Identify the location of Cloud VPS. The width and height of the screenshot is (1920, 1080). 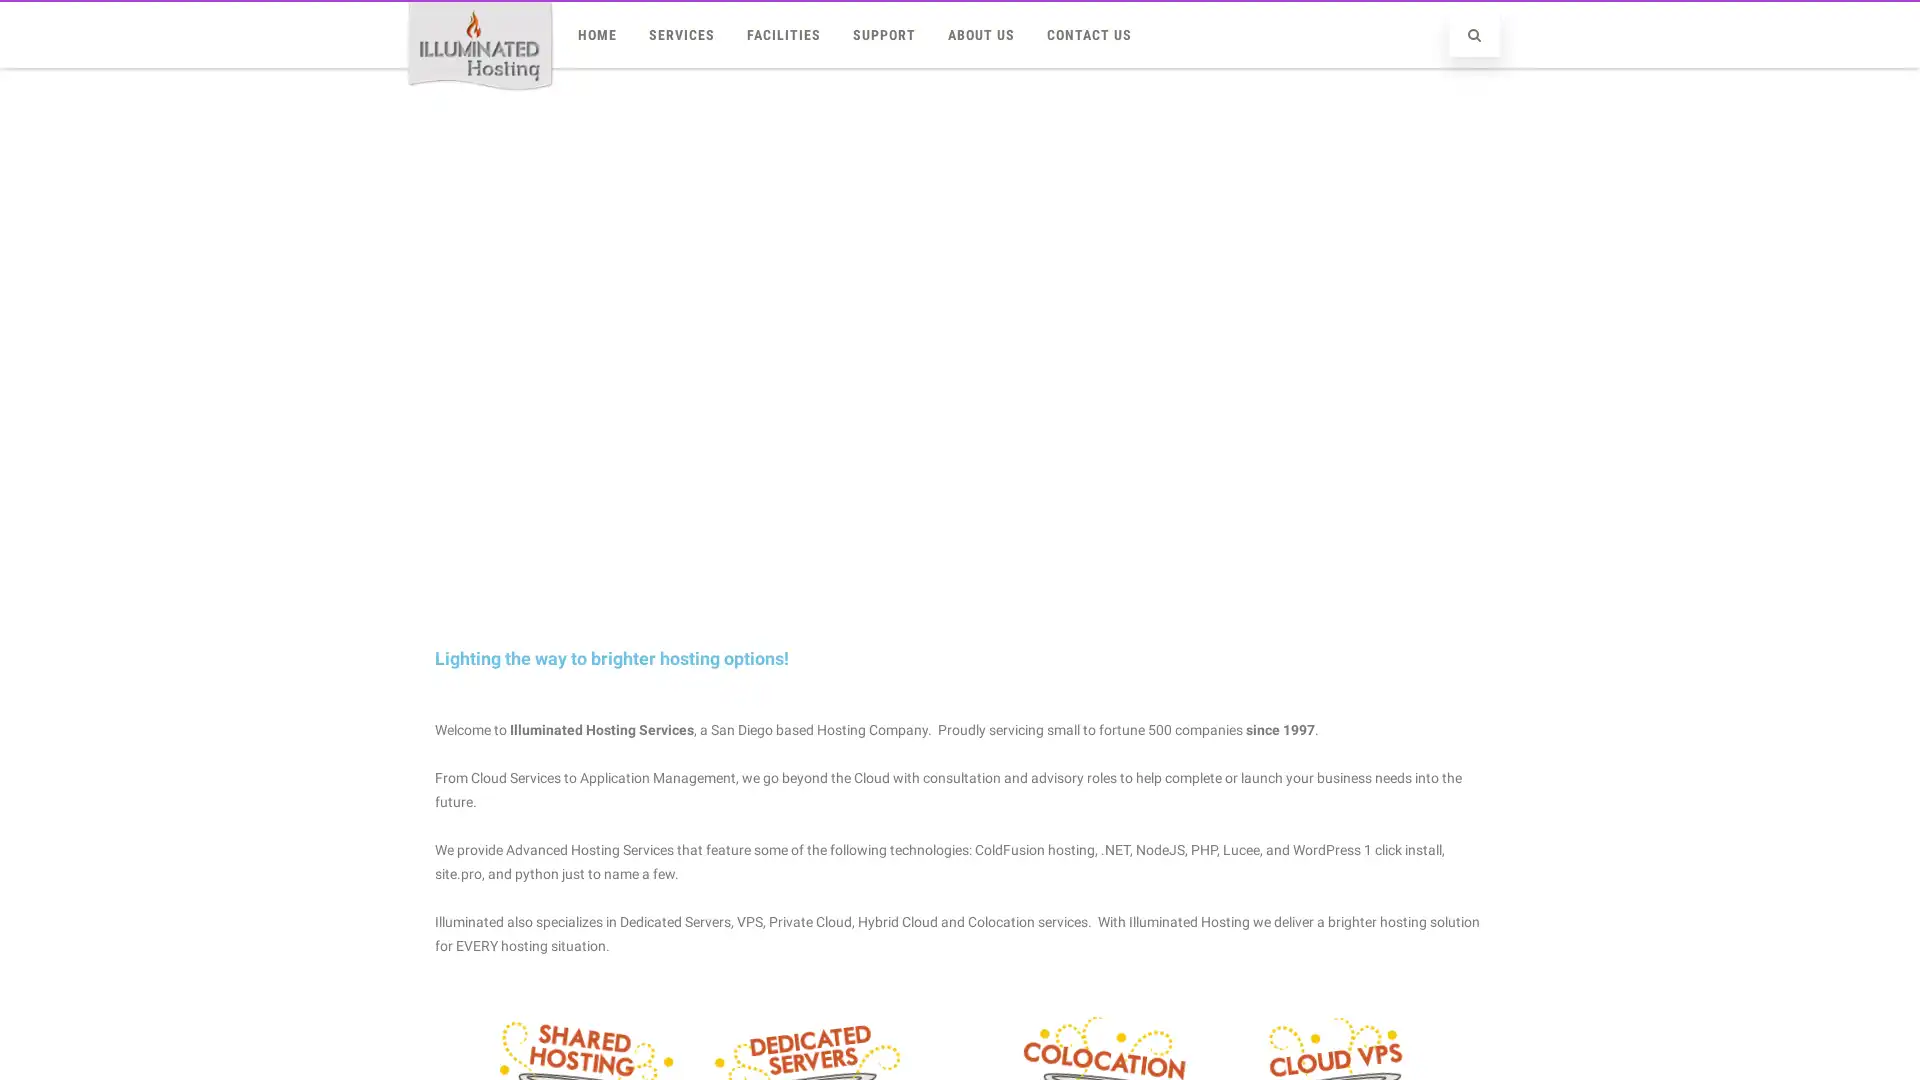
(931, 645).